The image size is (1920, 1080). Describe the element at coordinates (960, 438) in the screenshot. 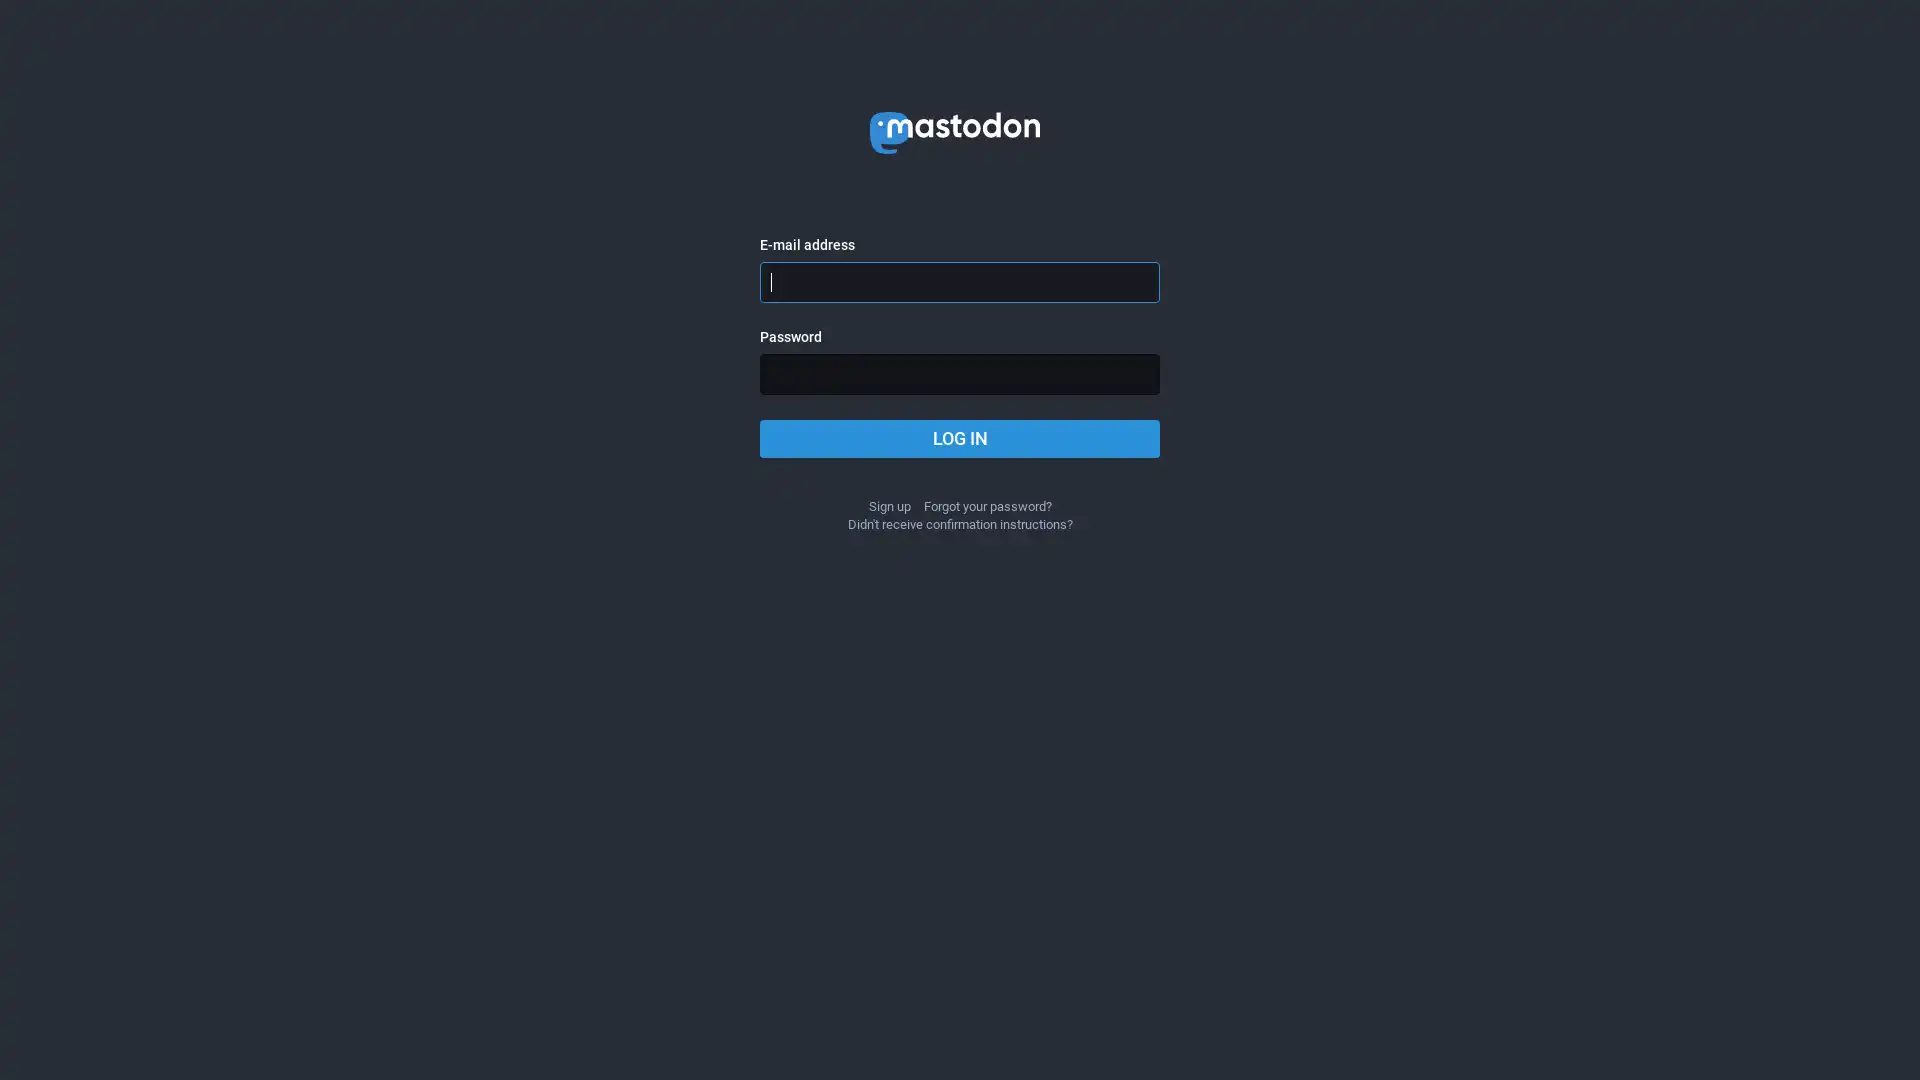

I see `LOG IN` at that location.